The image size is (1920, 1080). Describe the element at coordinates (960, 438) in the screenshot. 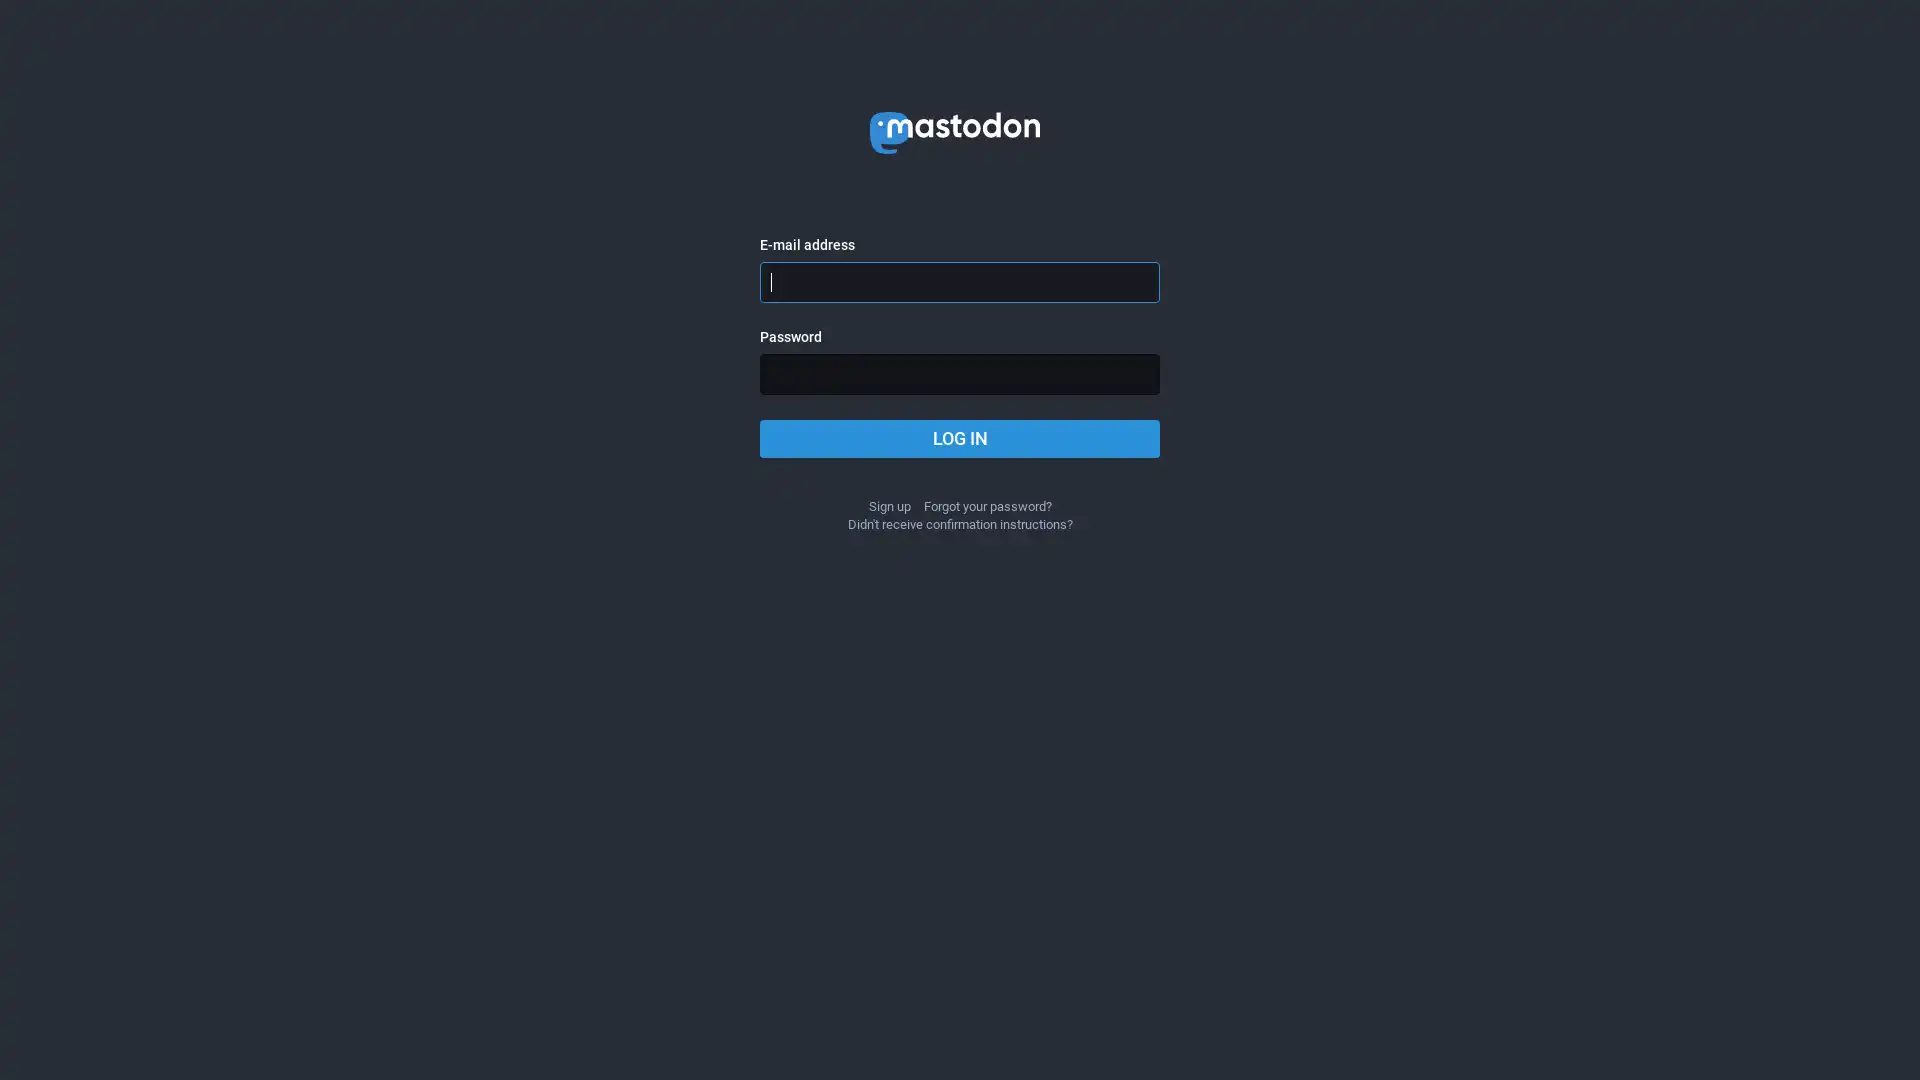

I see `LOG IN` at that location.